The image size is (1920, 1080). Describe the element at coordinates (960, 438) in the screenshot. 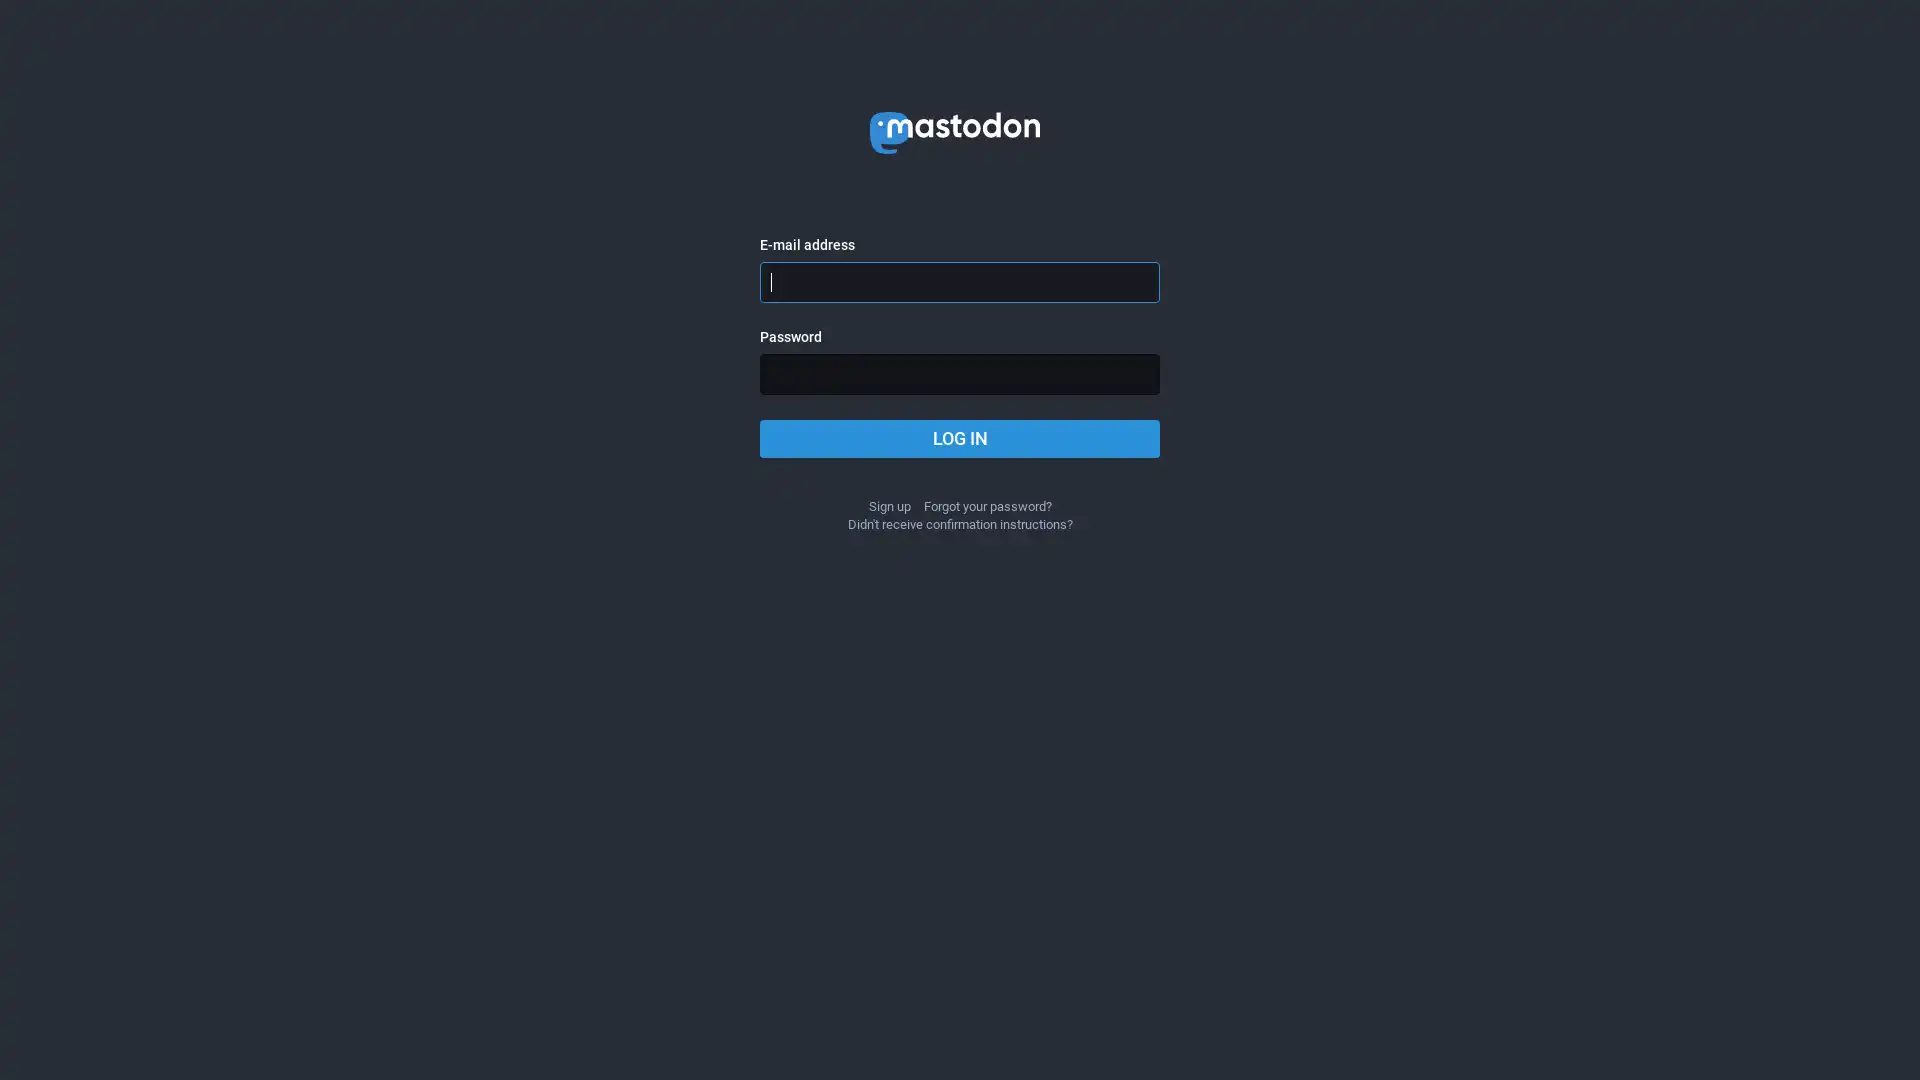

I see `LOG IN` at that location.